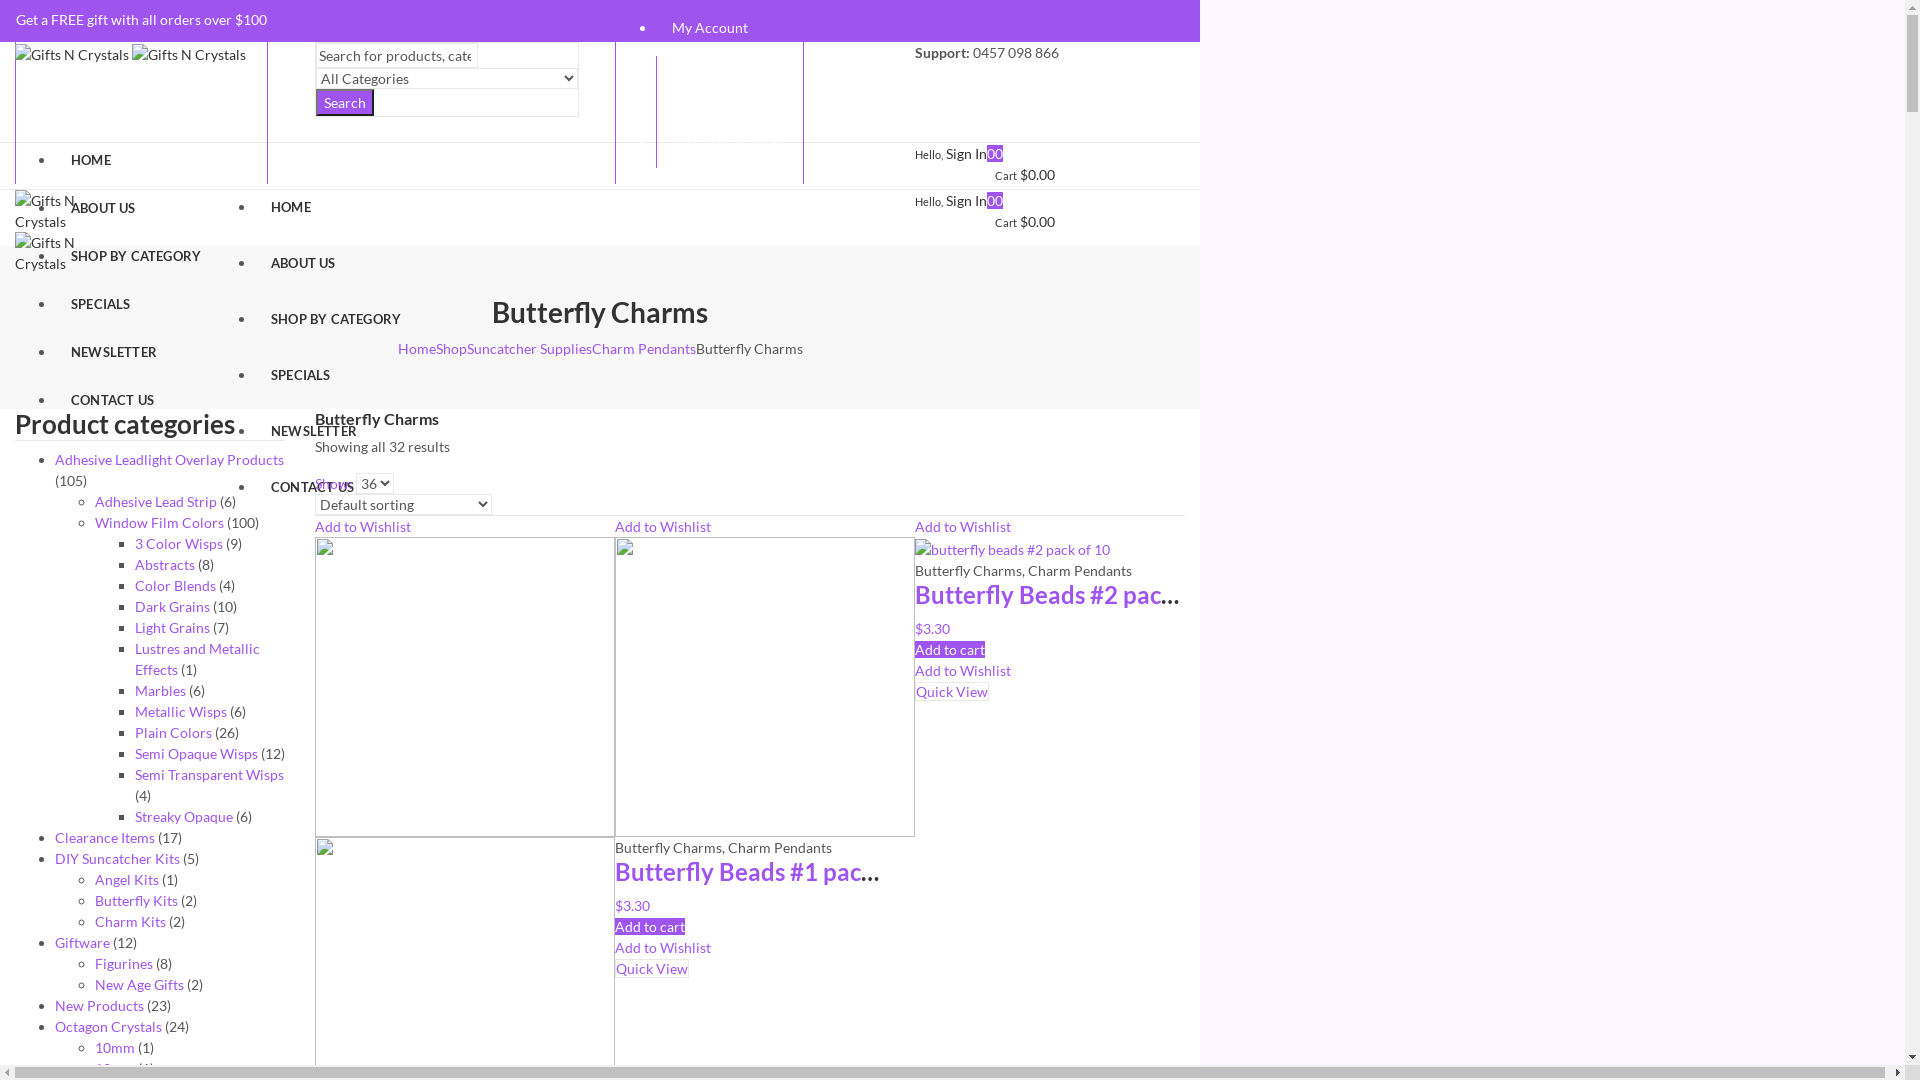 Image resolution: width=1920 pixels, height=1080 pixels. Describe the element at coordinates (178, 543) in the screenshot. I see `'3 Color Wisps'` at that location.